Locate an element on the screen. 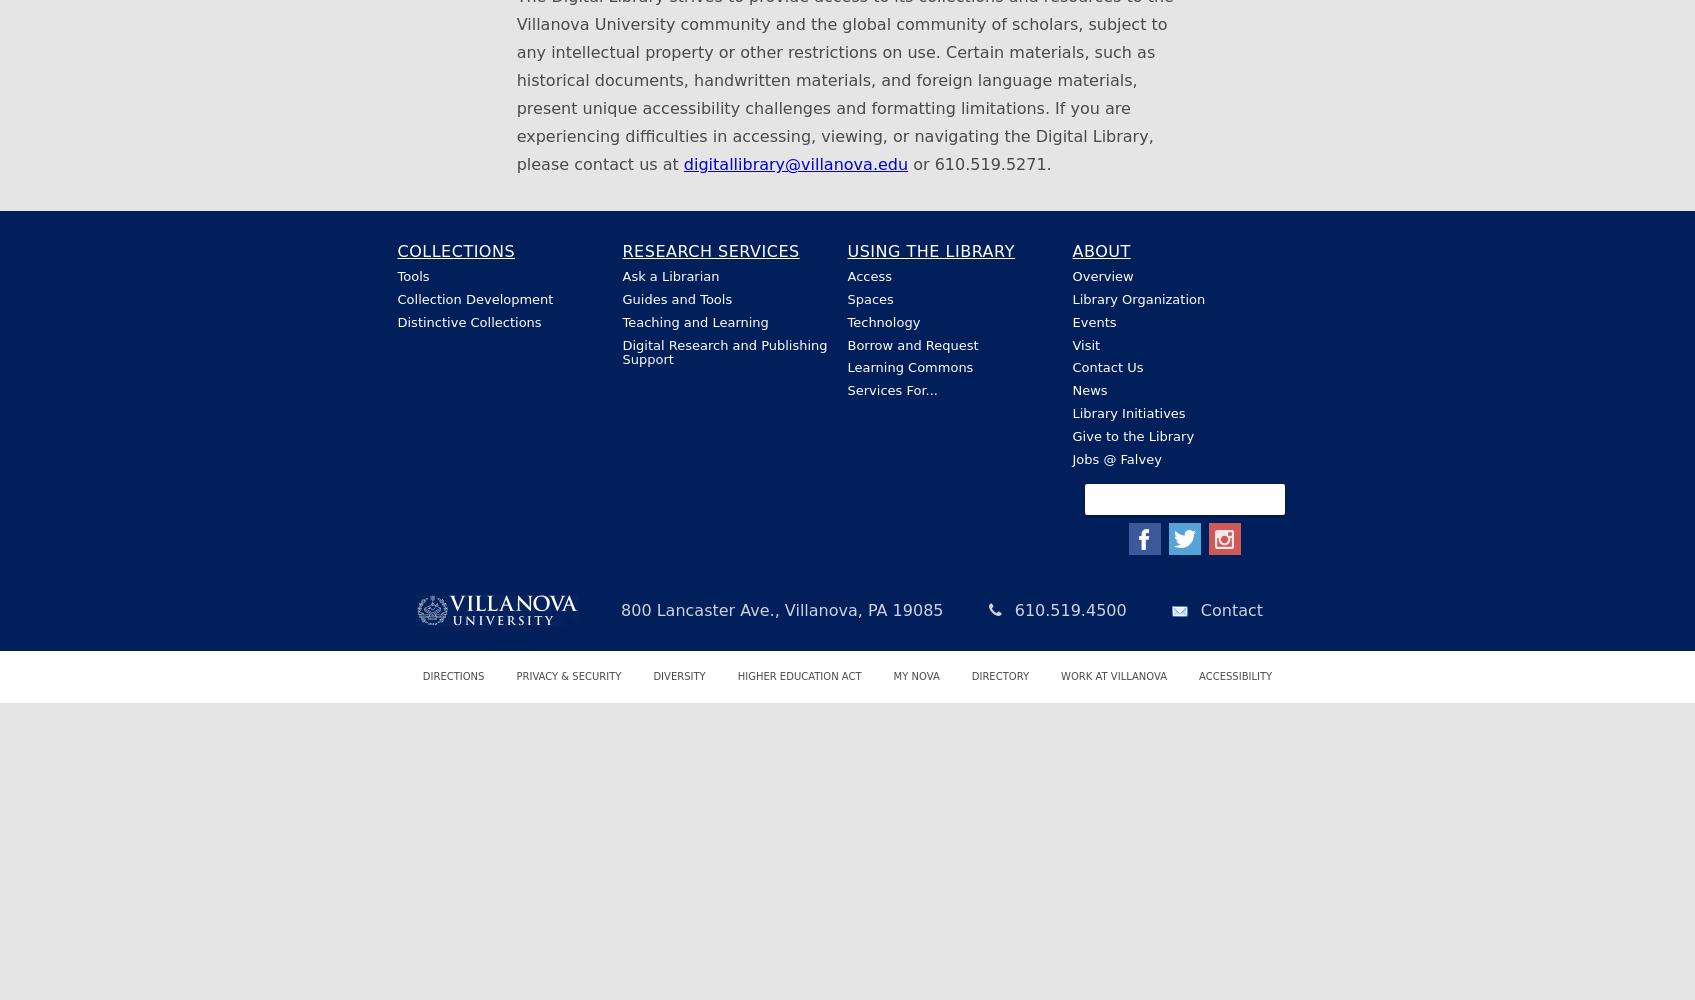  'Jobs @ Falvey' is located at coordinates (1115, 458).